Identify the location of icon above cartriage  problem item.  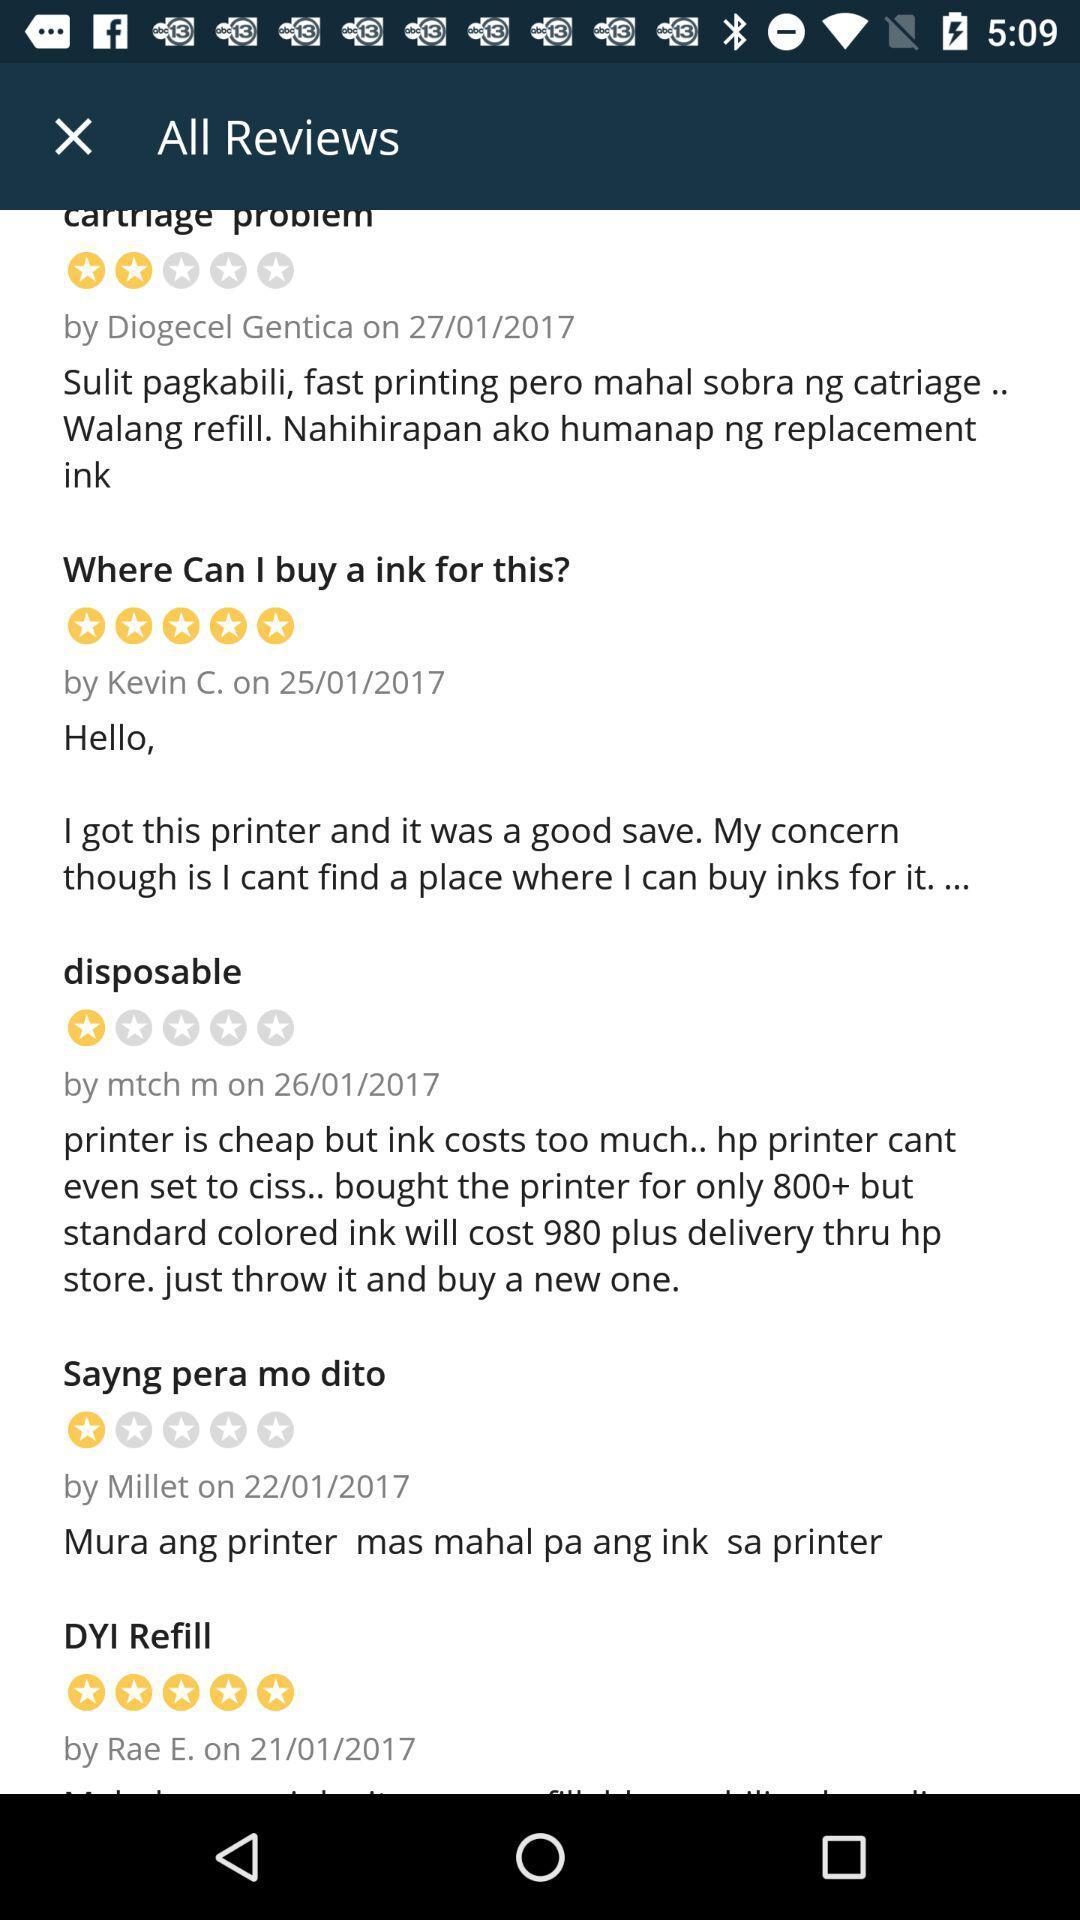
(72, 135).